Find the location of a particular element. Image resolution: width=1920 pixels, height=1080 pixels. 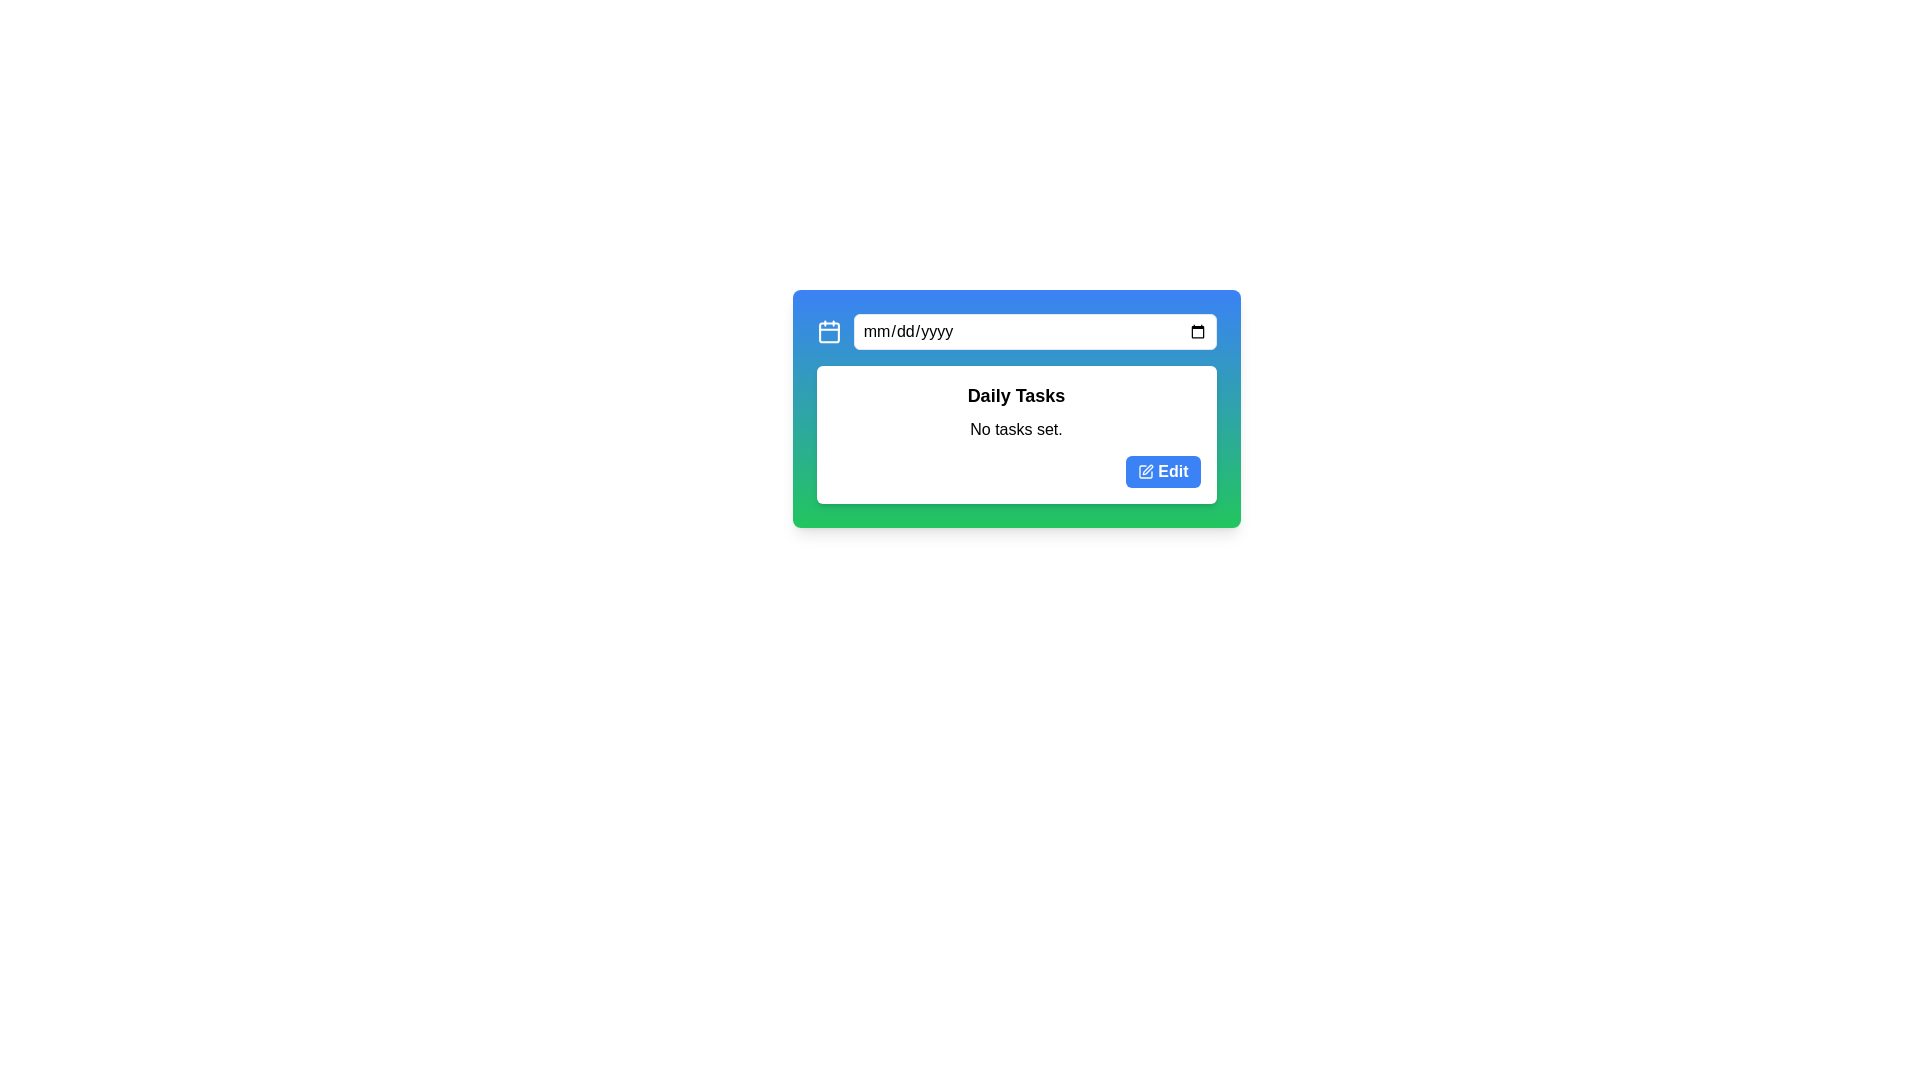

the Static Text element that displays 'No tasks set.' located directly under the heading 'Daily Tasks' in a white card component is located at coordinates (1016, 431).